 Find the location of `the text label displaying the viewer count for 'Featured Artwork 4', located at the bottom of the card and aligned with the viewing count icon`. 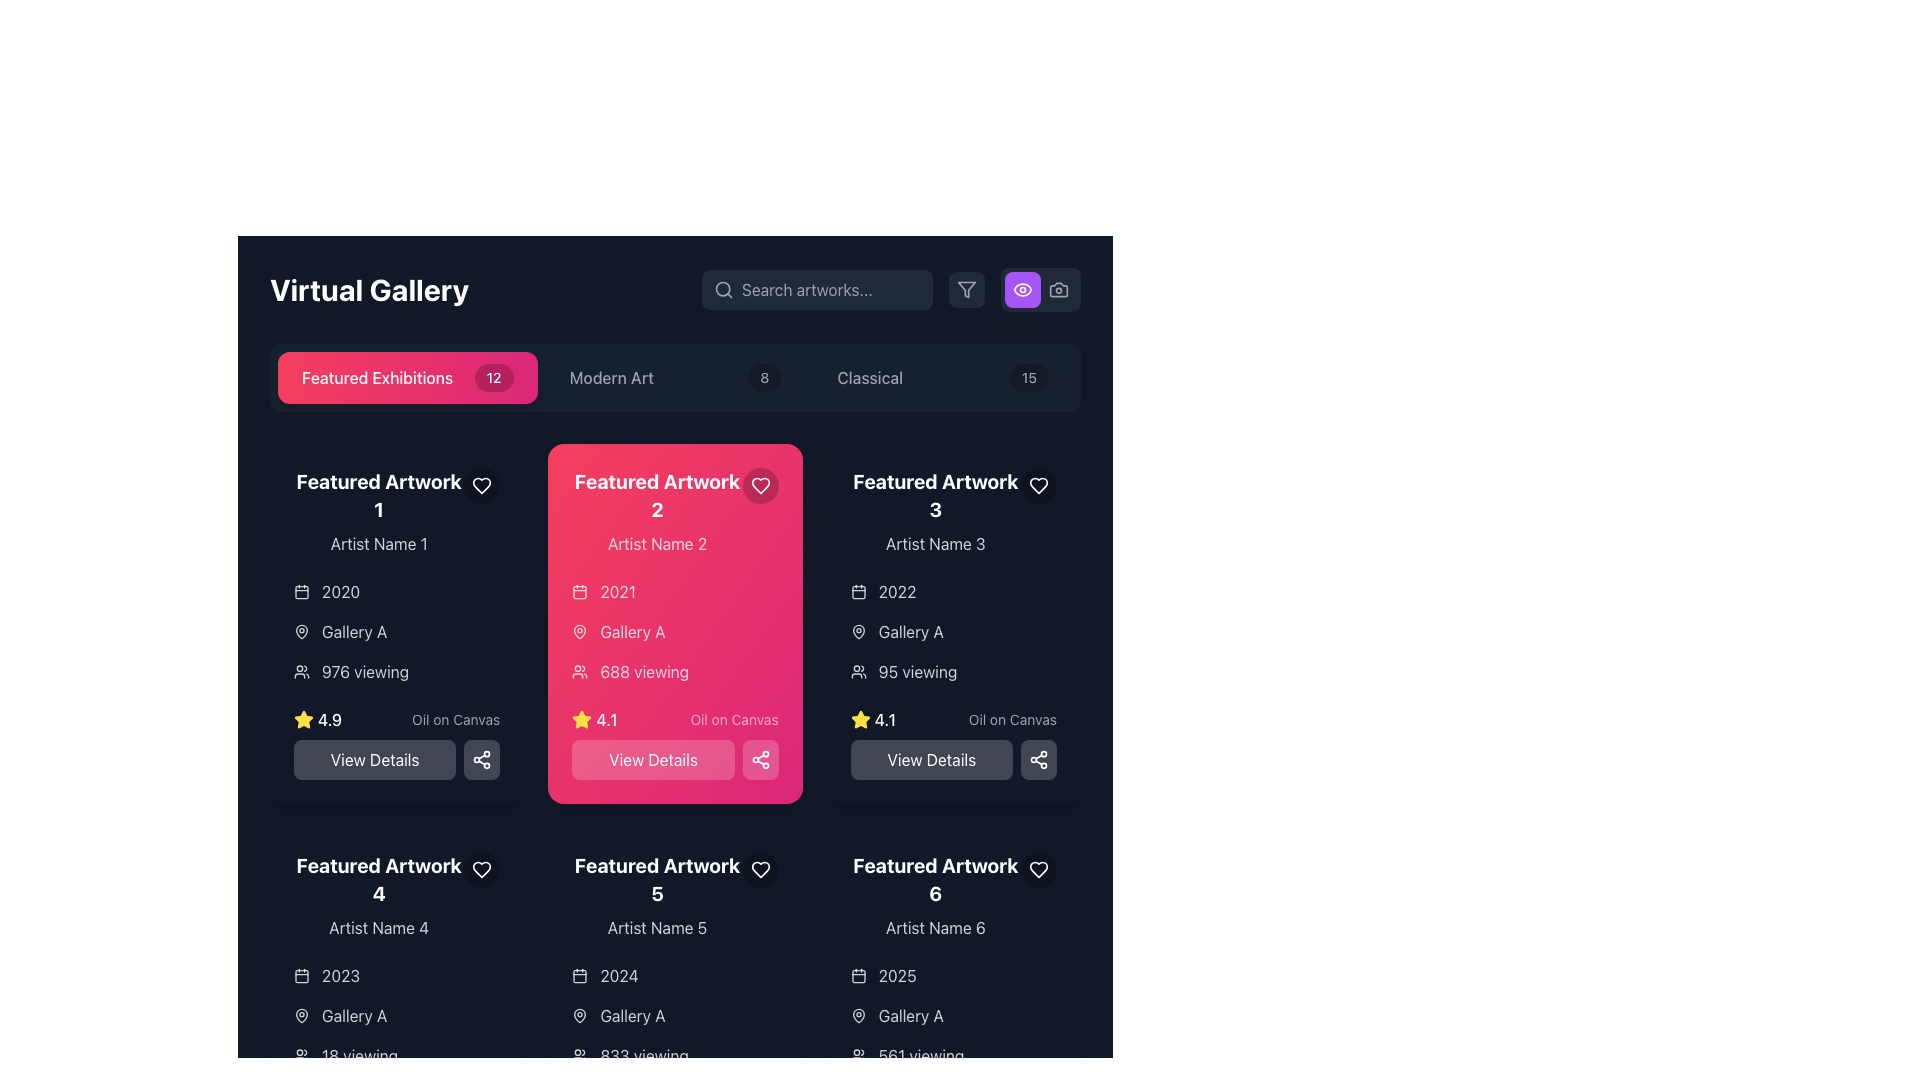

the text label displaying the viewer count for 'Featured Artwork 4', located at the bottom of the card and aligned with the viewing count icon is located at coordinates (360, 1055).